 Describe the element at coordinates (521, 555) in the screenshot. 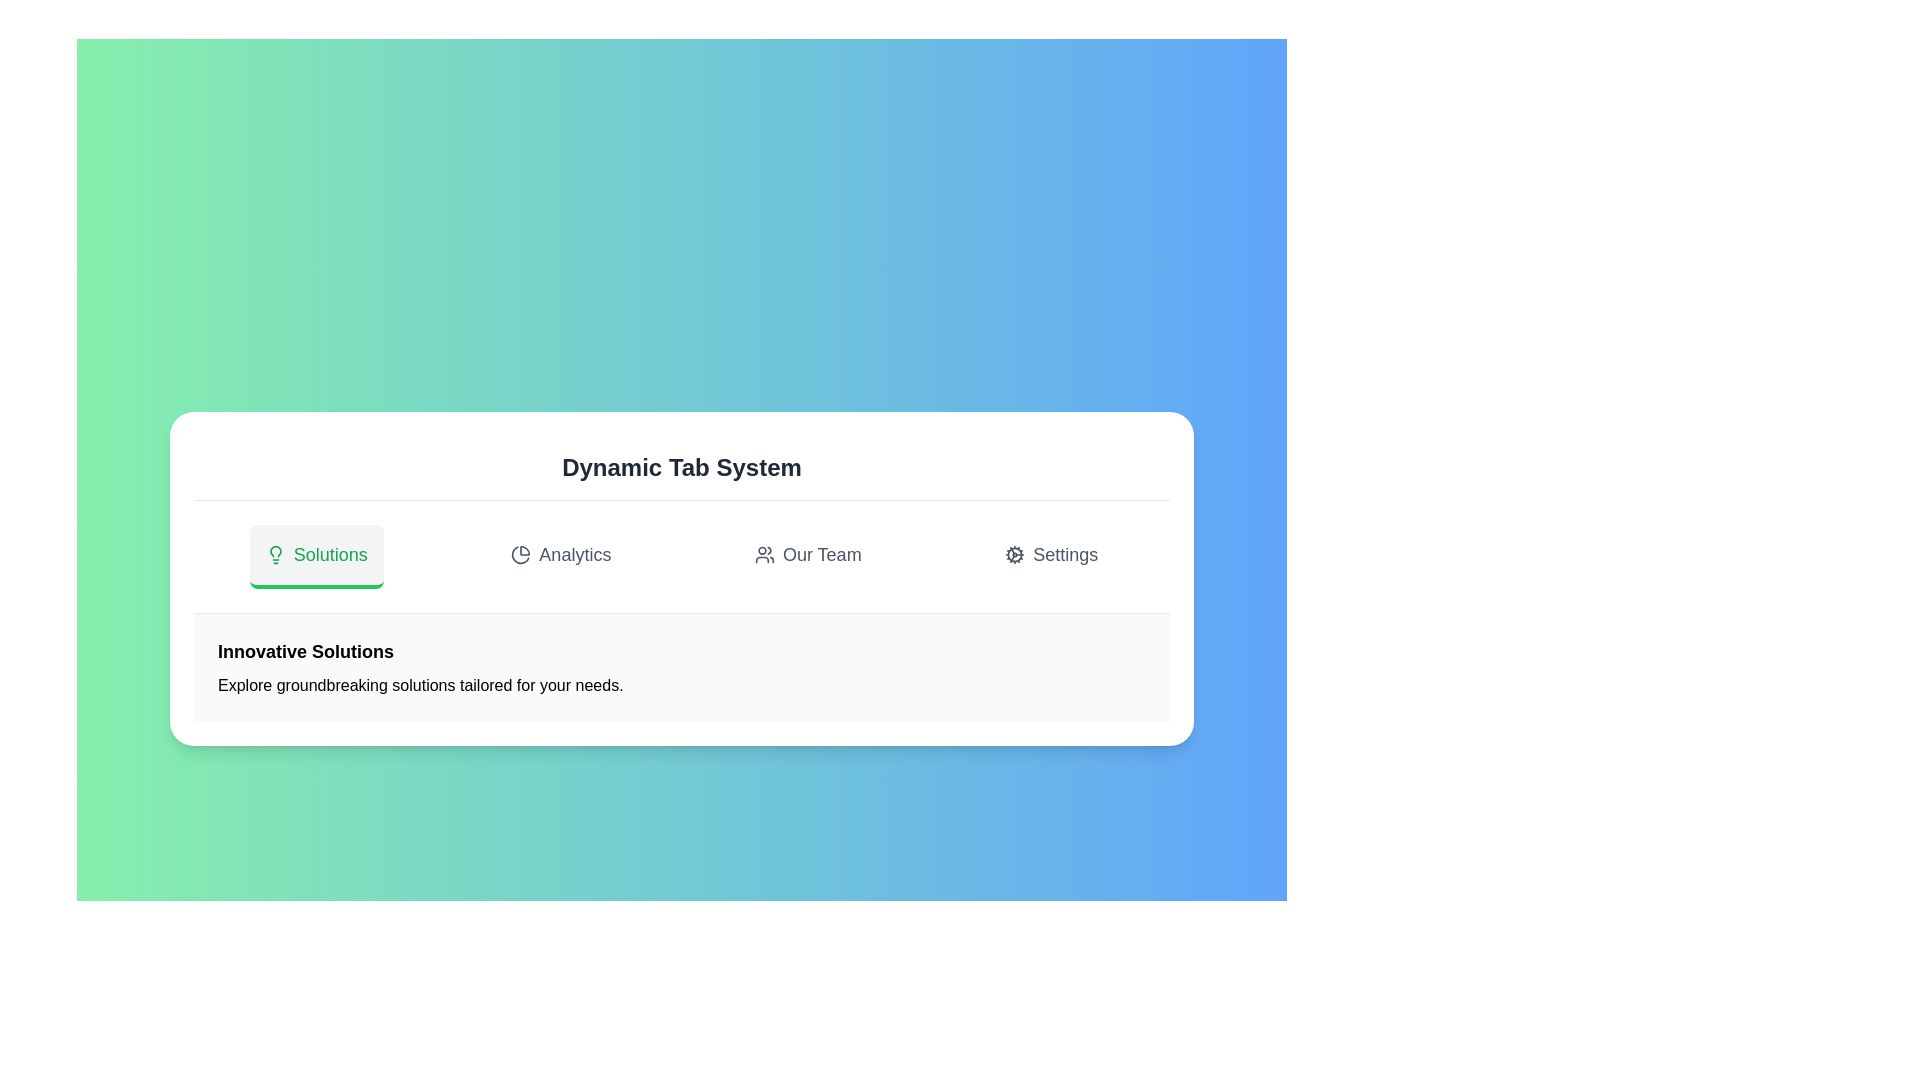

I see `the pie chart-shaped icon located in the 'Analytics' tab, positioned to the left of the 'Analytics' label text` at that location.